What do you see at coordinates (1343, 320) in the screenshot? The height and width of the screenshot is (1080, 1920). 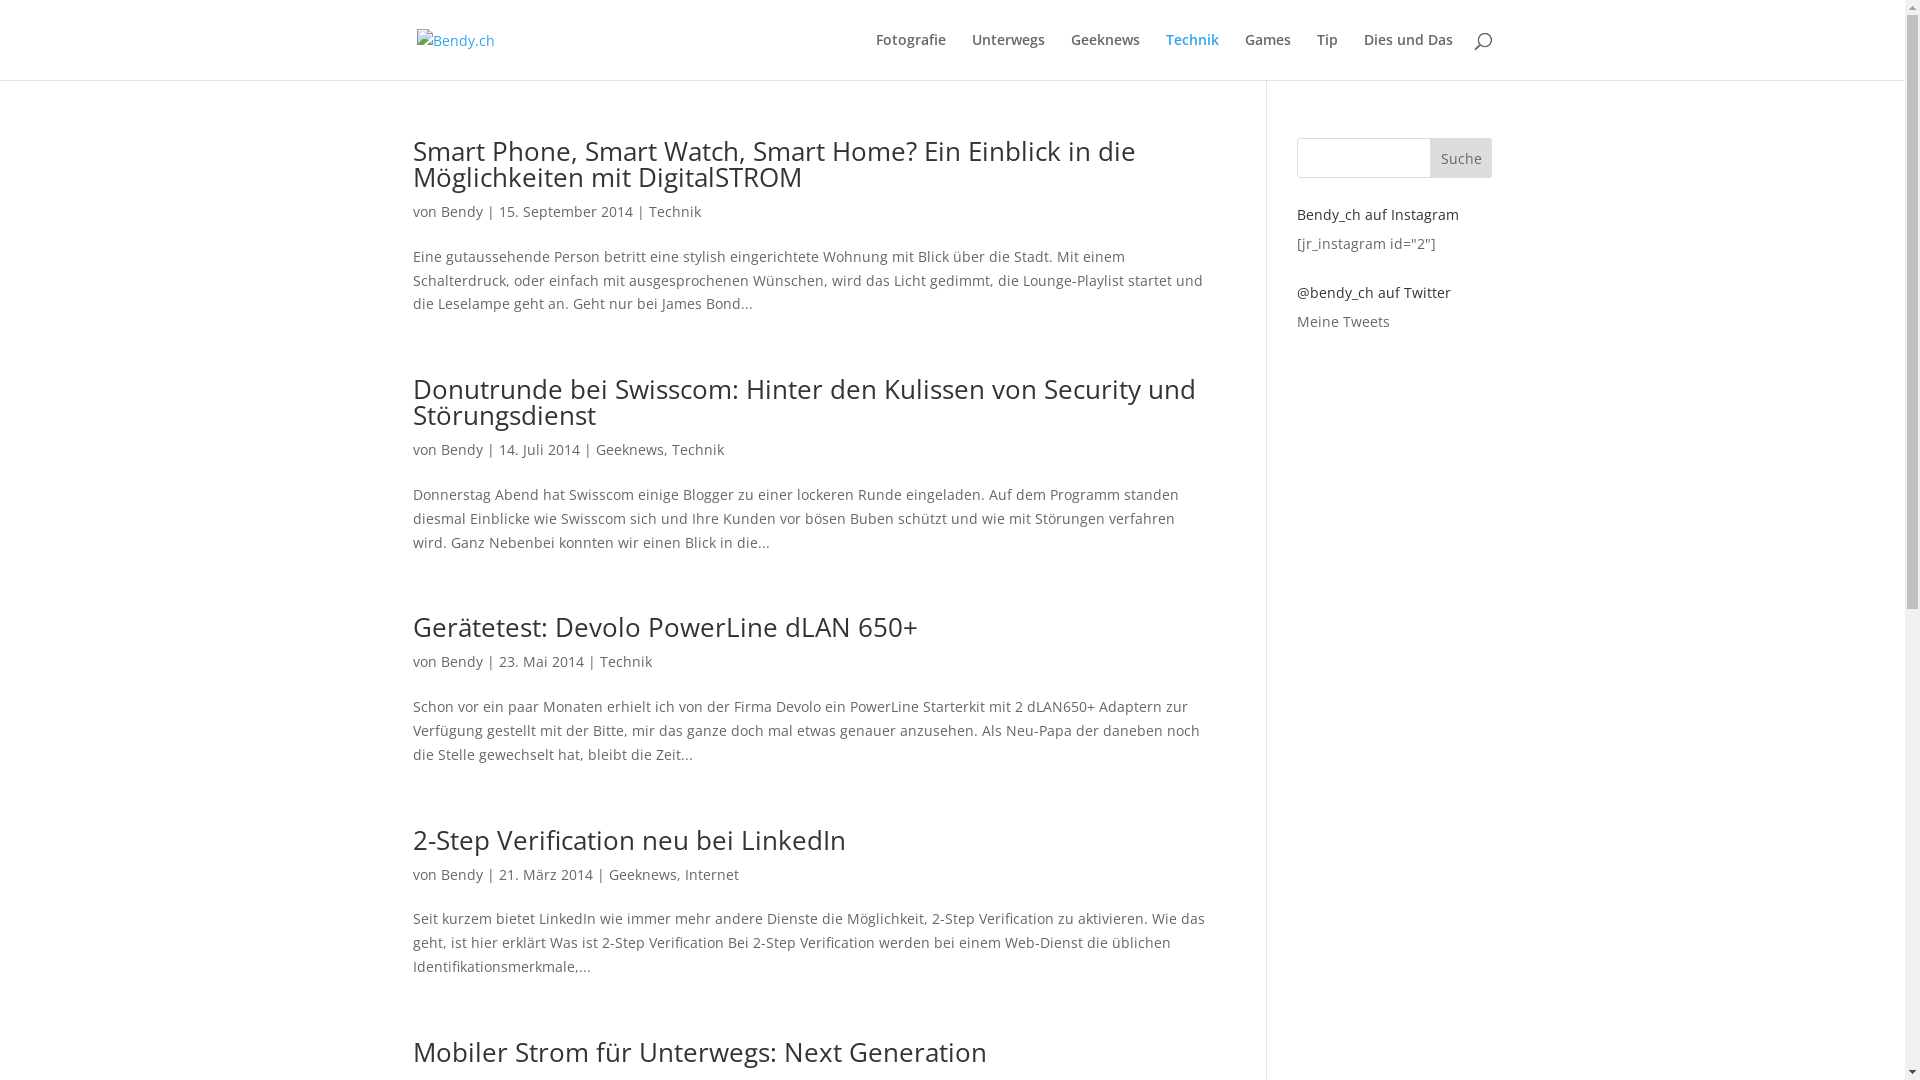 I see `'Meine Tweets'` at bounding box center [1343, 320].